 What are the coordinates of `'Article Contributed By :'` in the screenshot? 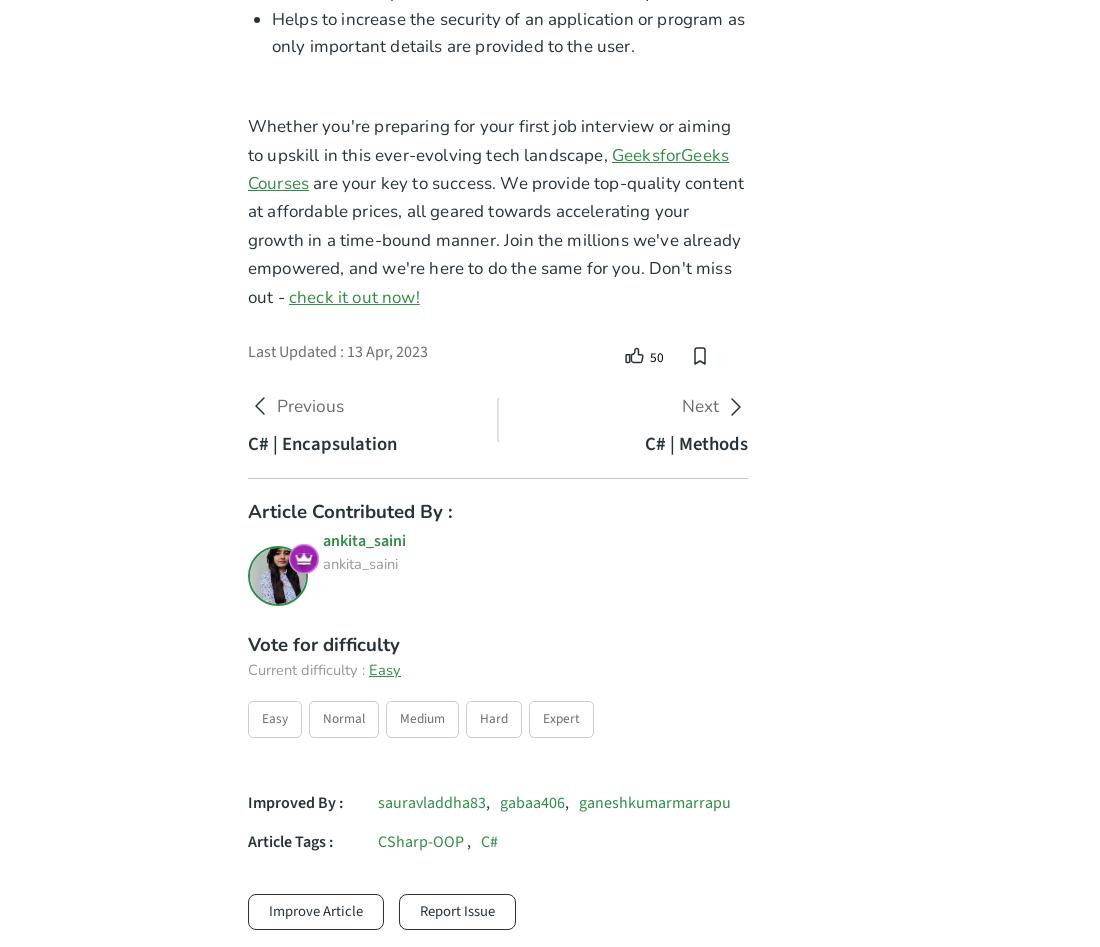 It's located at (350, 510).